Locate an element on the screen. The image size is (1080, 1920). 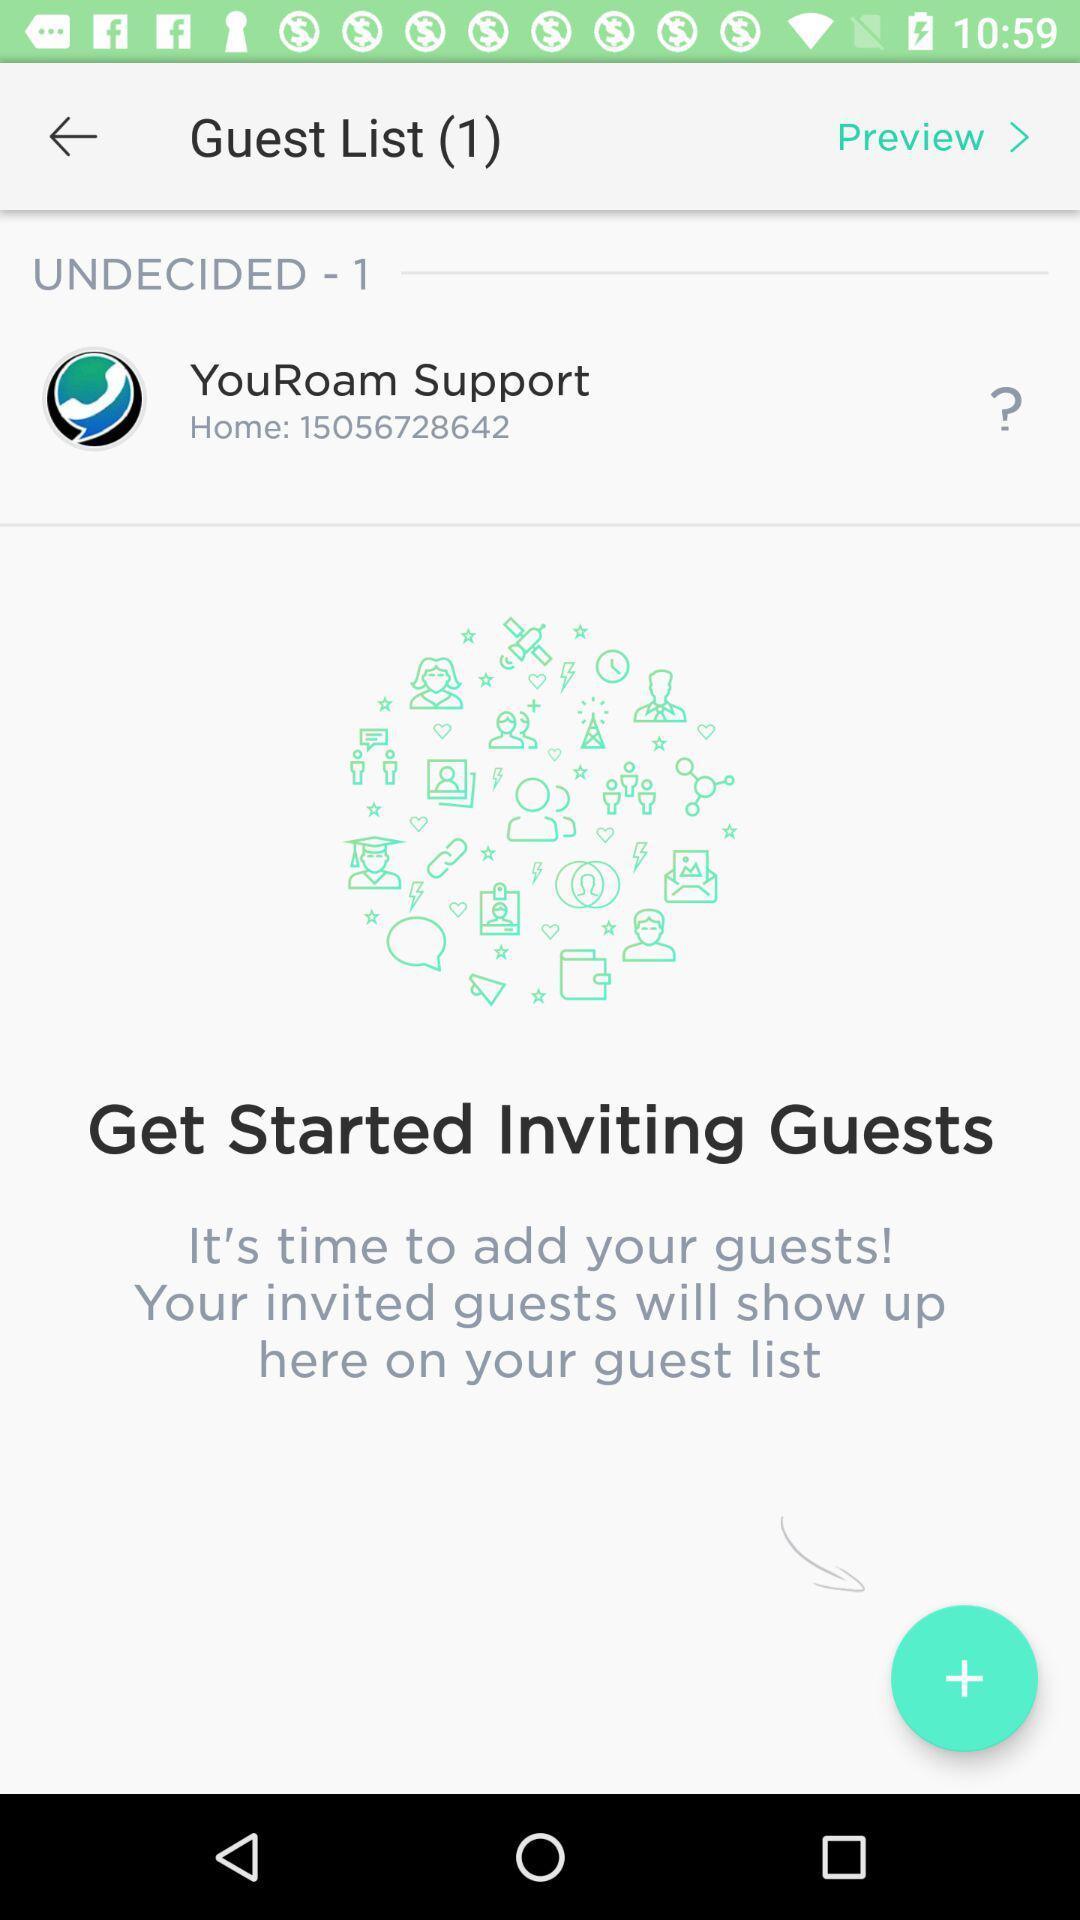
the item above undecided - 1 item is located at coordinates (72, 135).